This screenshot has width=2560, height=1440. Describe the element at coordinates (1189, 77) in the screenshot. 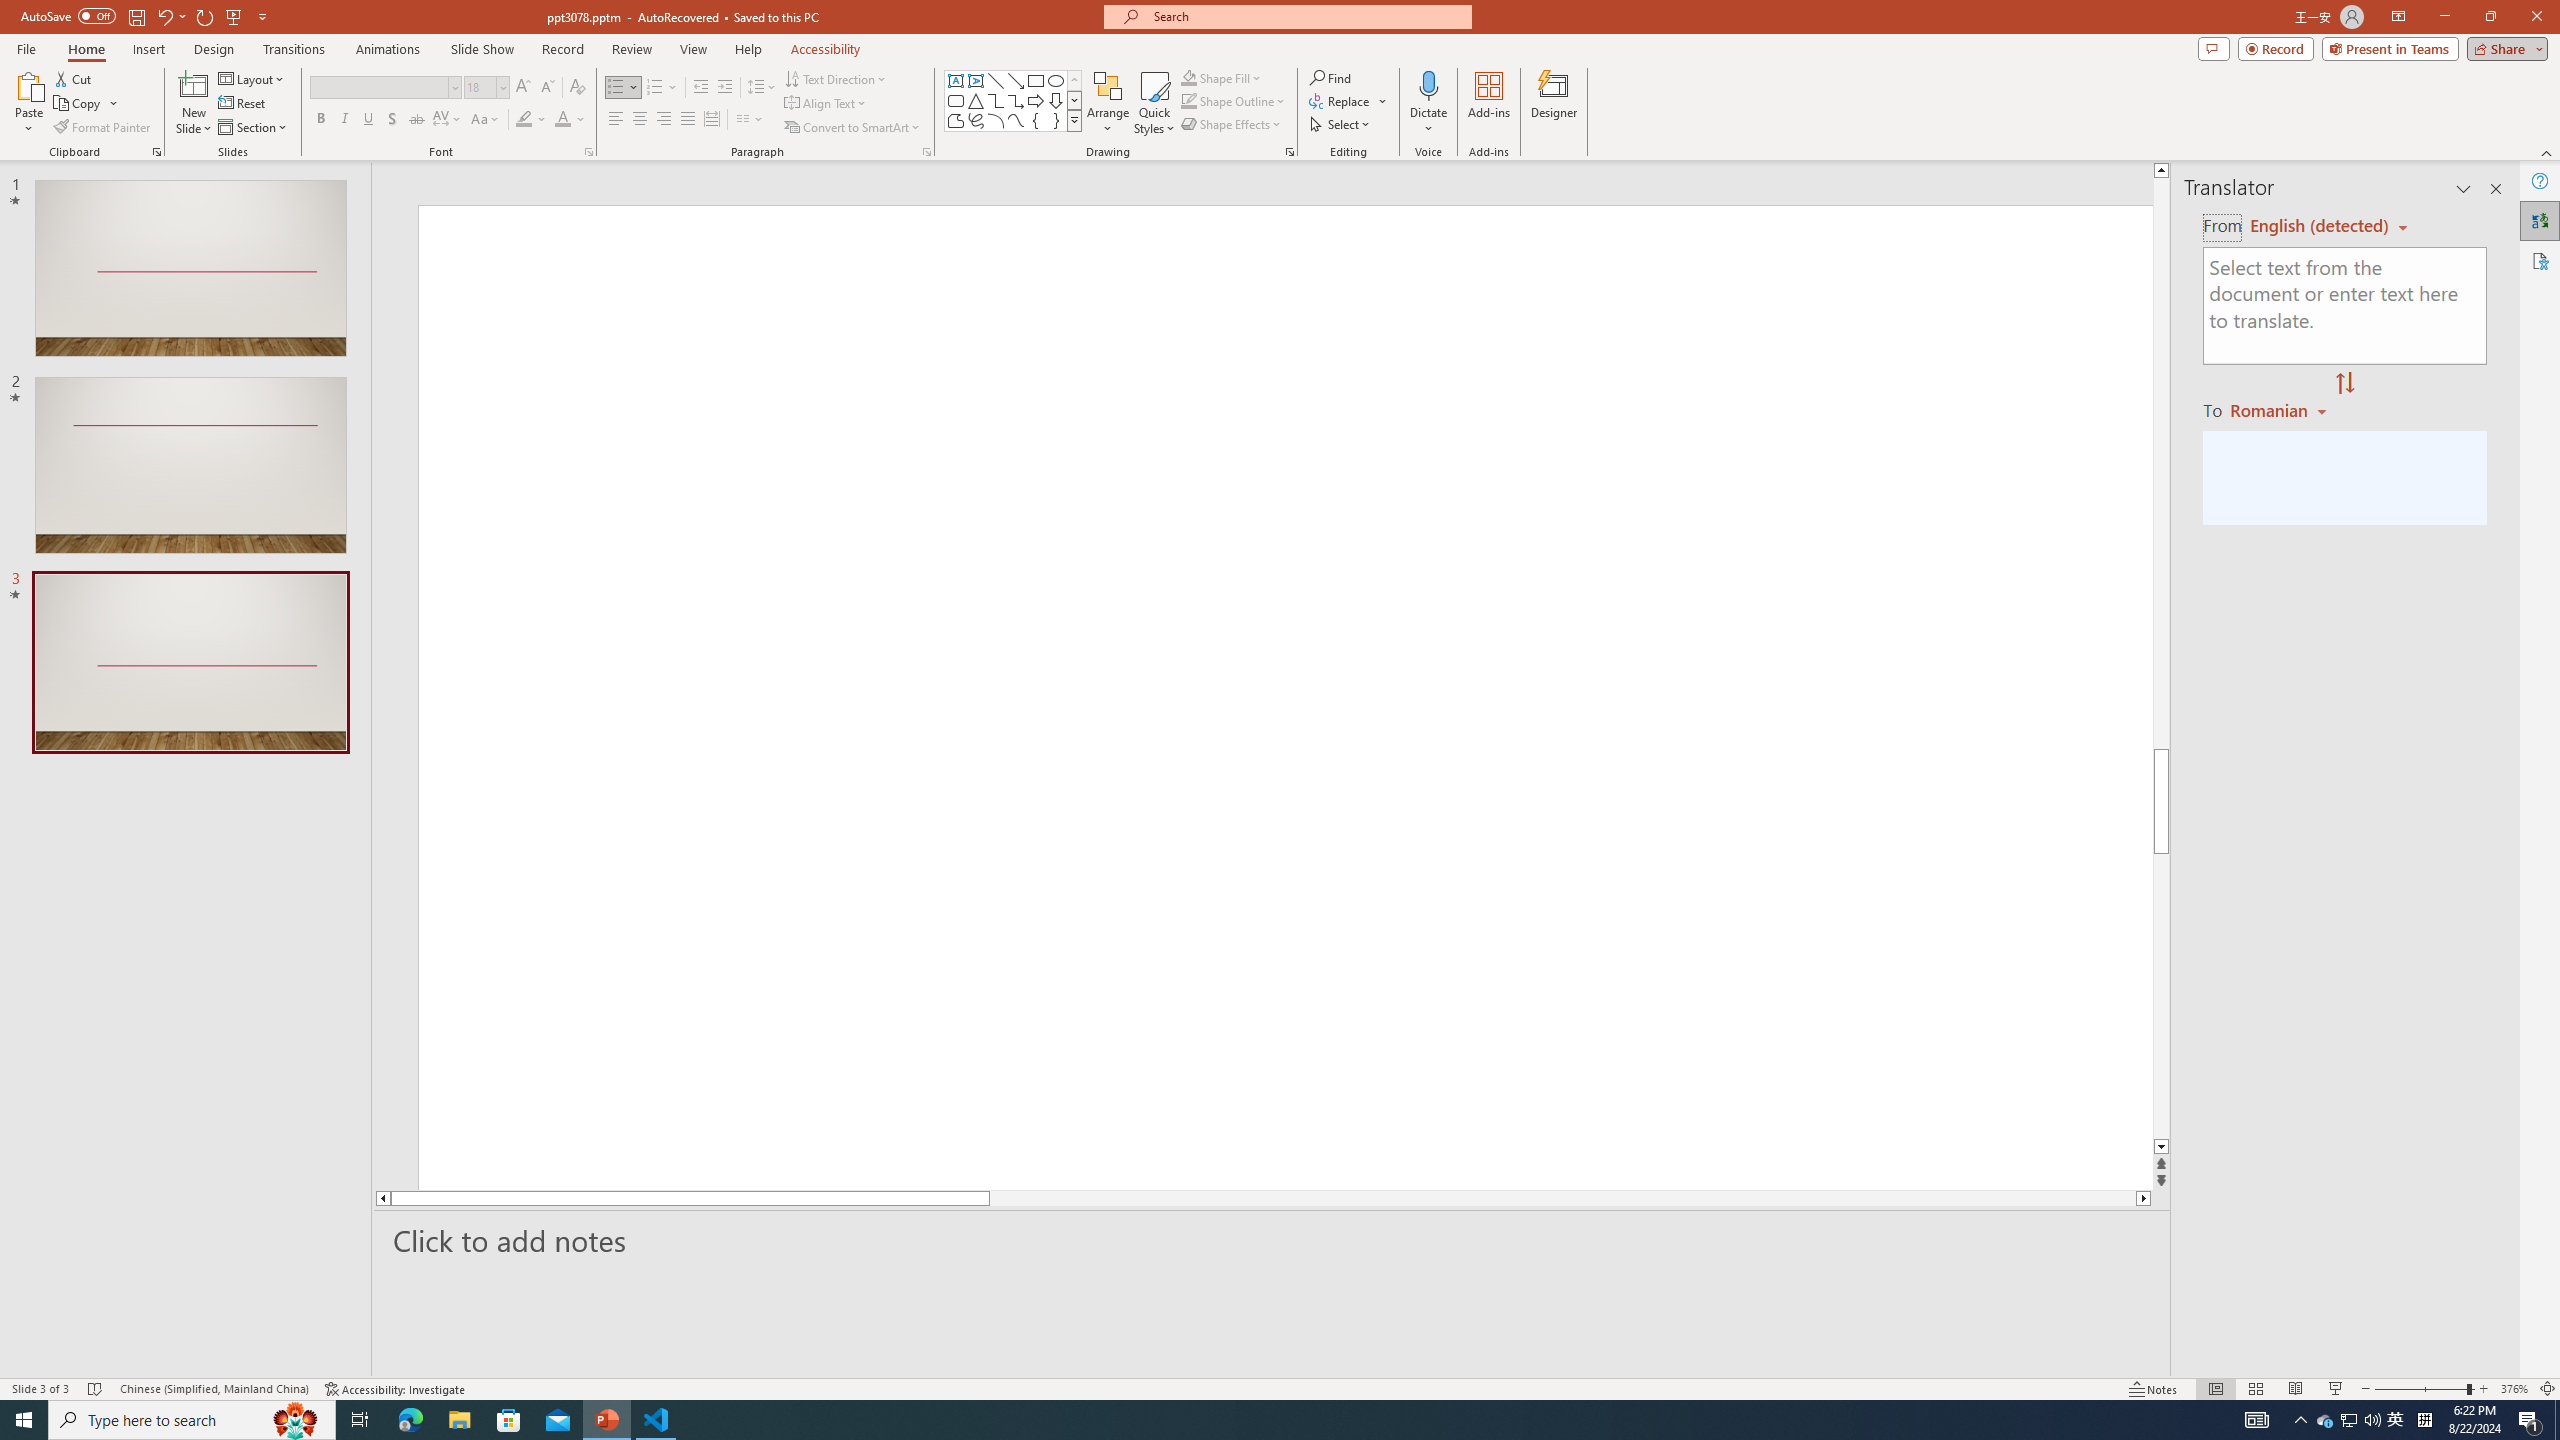

I see `'Shape Fill Dark Green, Accent 2'` at that location.